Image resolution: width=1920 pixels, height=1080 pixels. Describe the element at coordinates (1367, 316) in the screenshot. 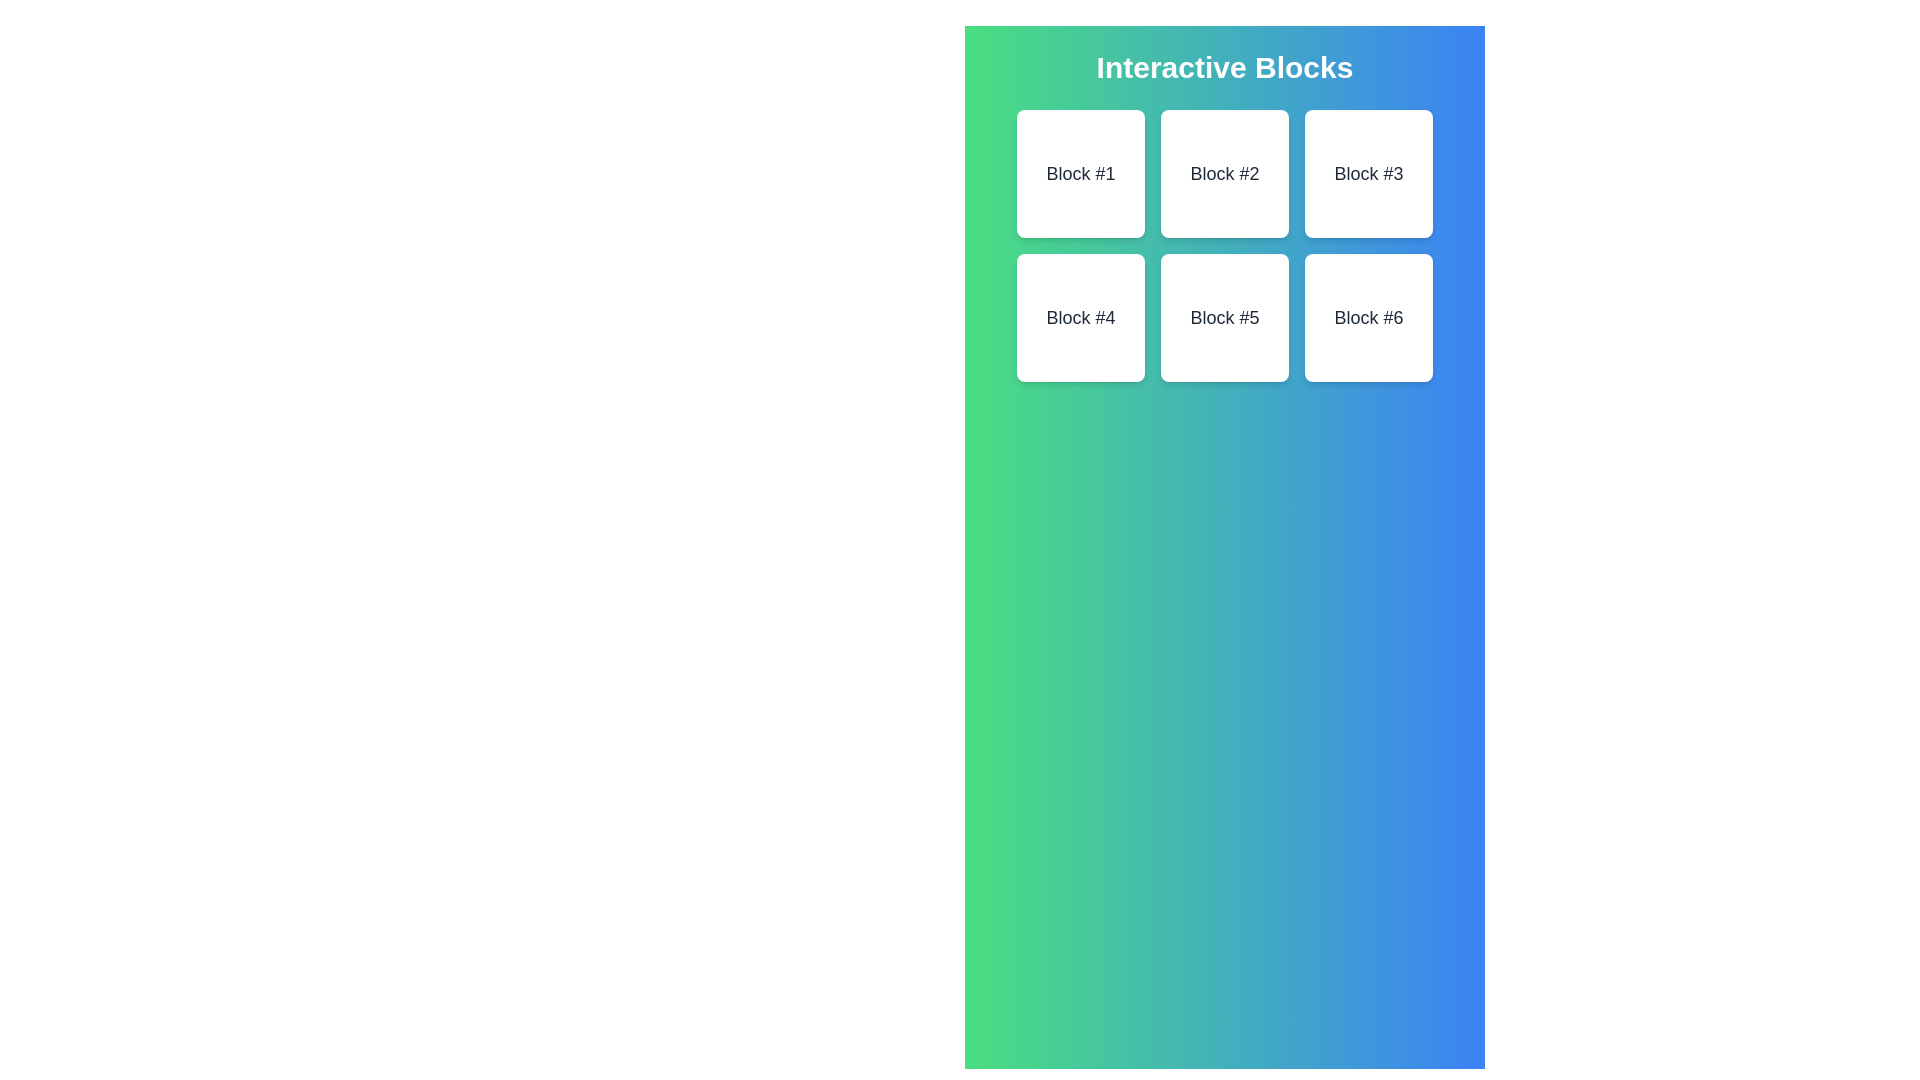

I see `the text label displaying 'Block #6', which is bold, large, and dark gray, located in the bottom-right corner of the grid layout` at that location.